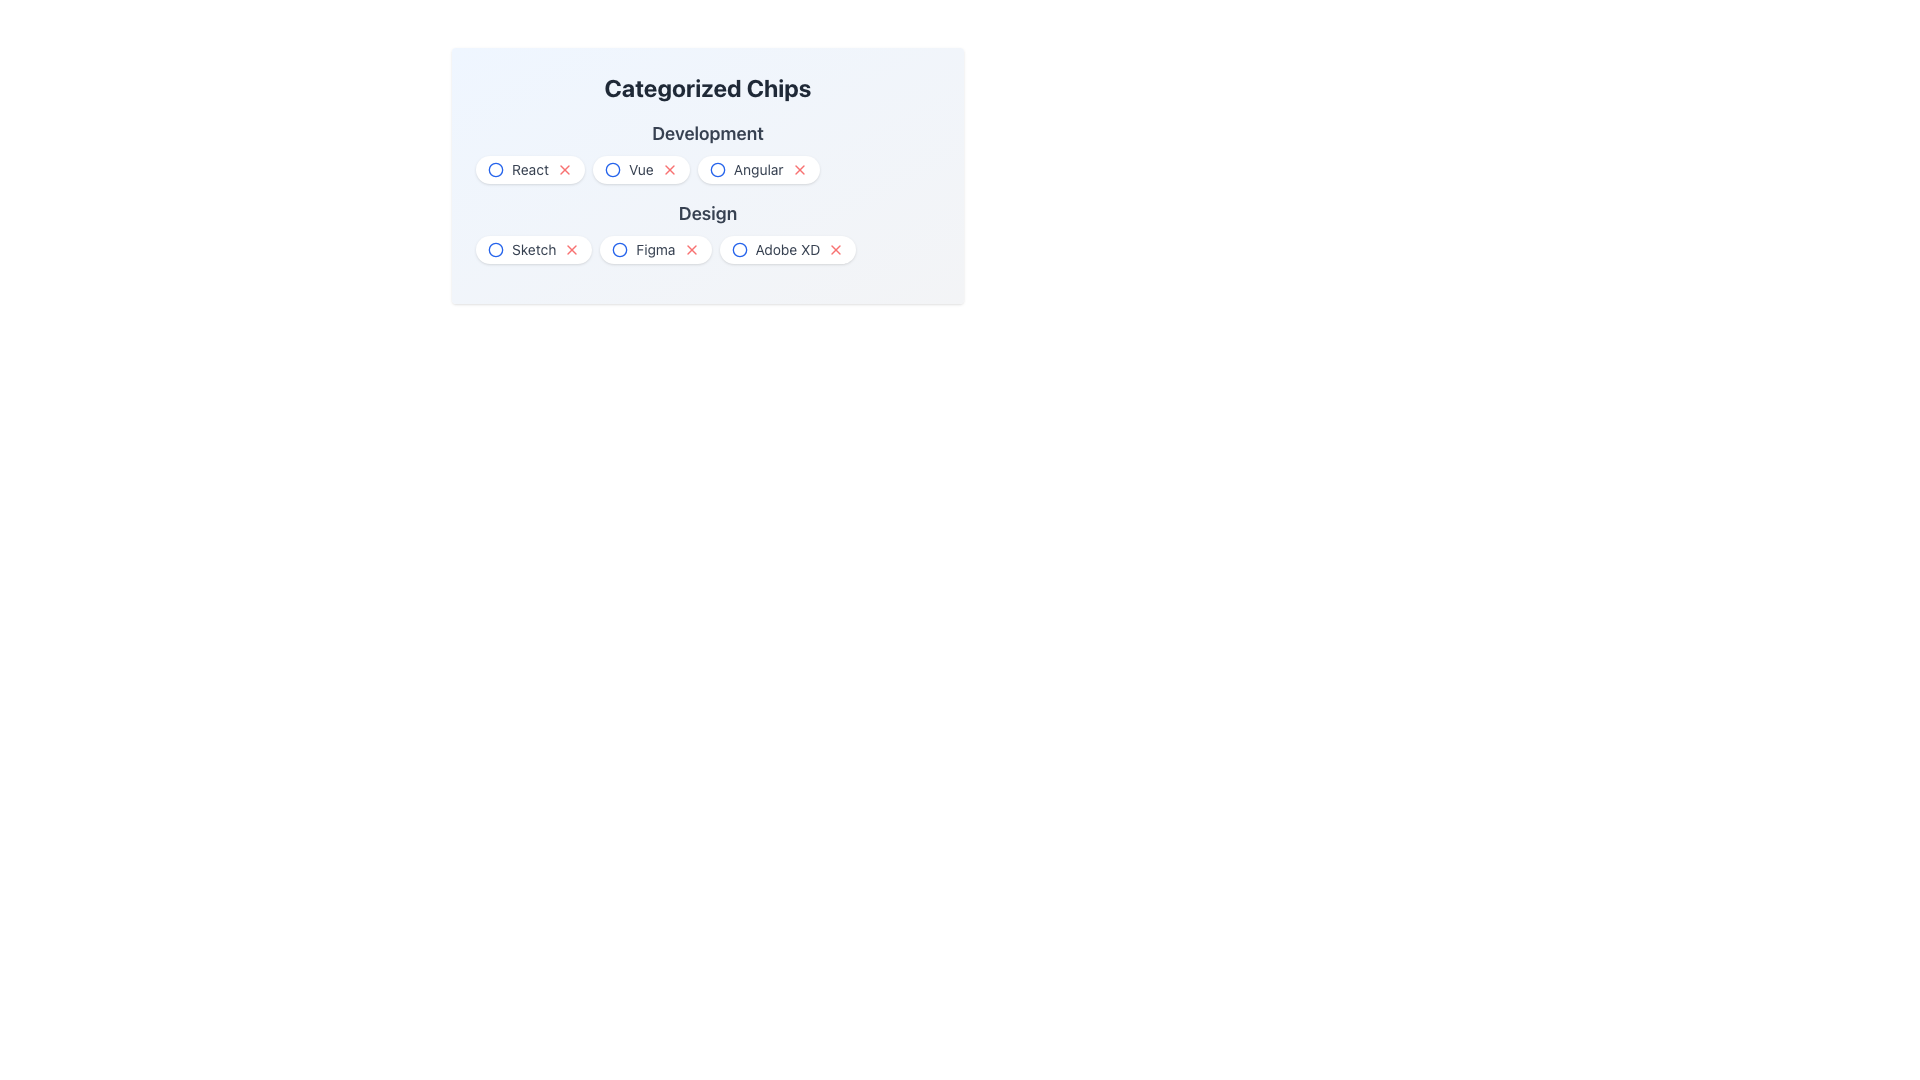 This screenshot has width=1920, height=1080. Describe the element at coordinates (564, 168) in the screenshot. I see `the delete button located to the right of the 'React' label` at that location.